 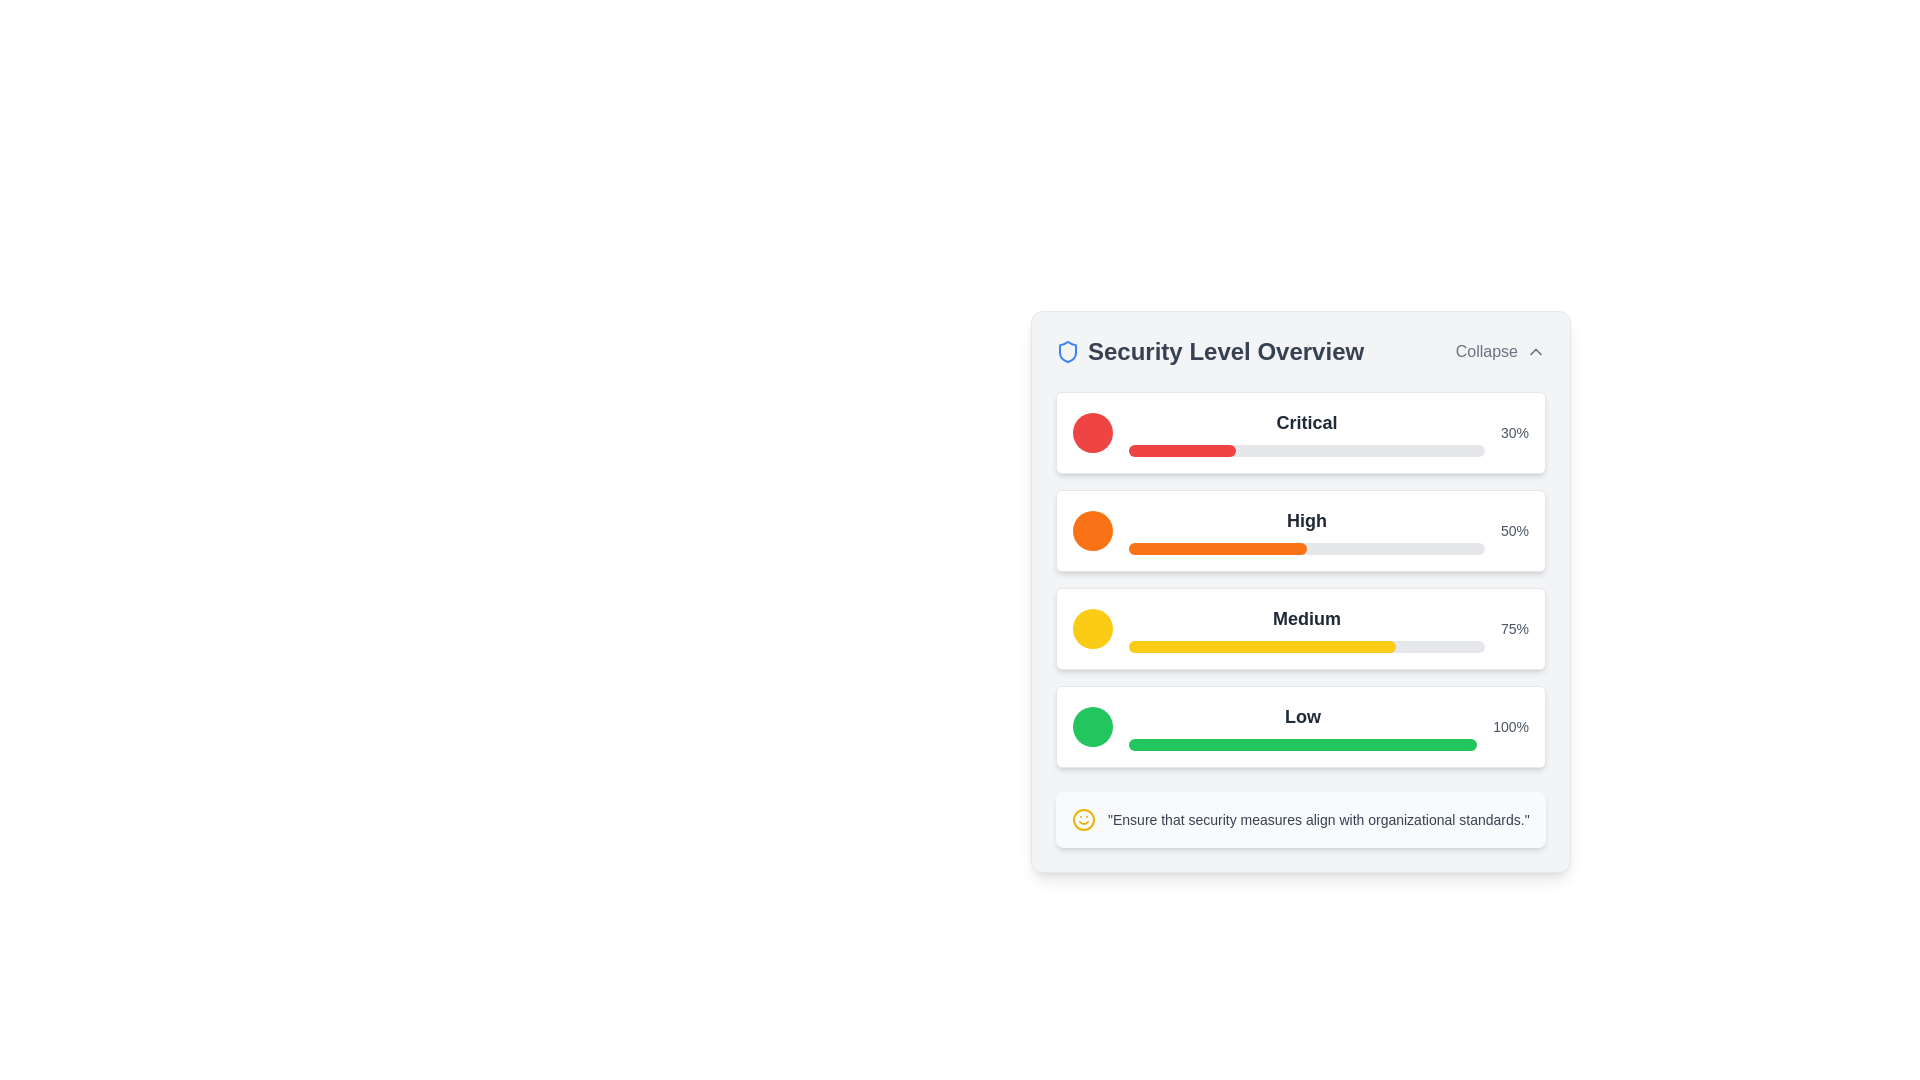 What do you see at coordinates (1306, 617) in the screenshot?
I see `the 'Medium' label in the security level overview panel, which is displayed in bold dark gray text and located centrally in its row, above a yellow progress bar` at bounding box center [1306, 617].